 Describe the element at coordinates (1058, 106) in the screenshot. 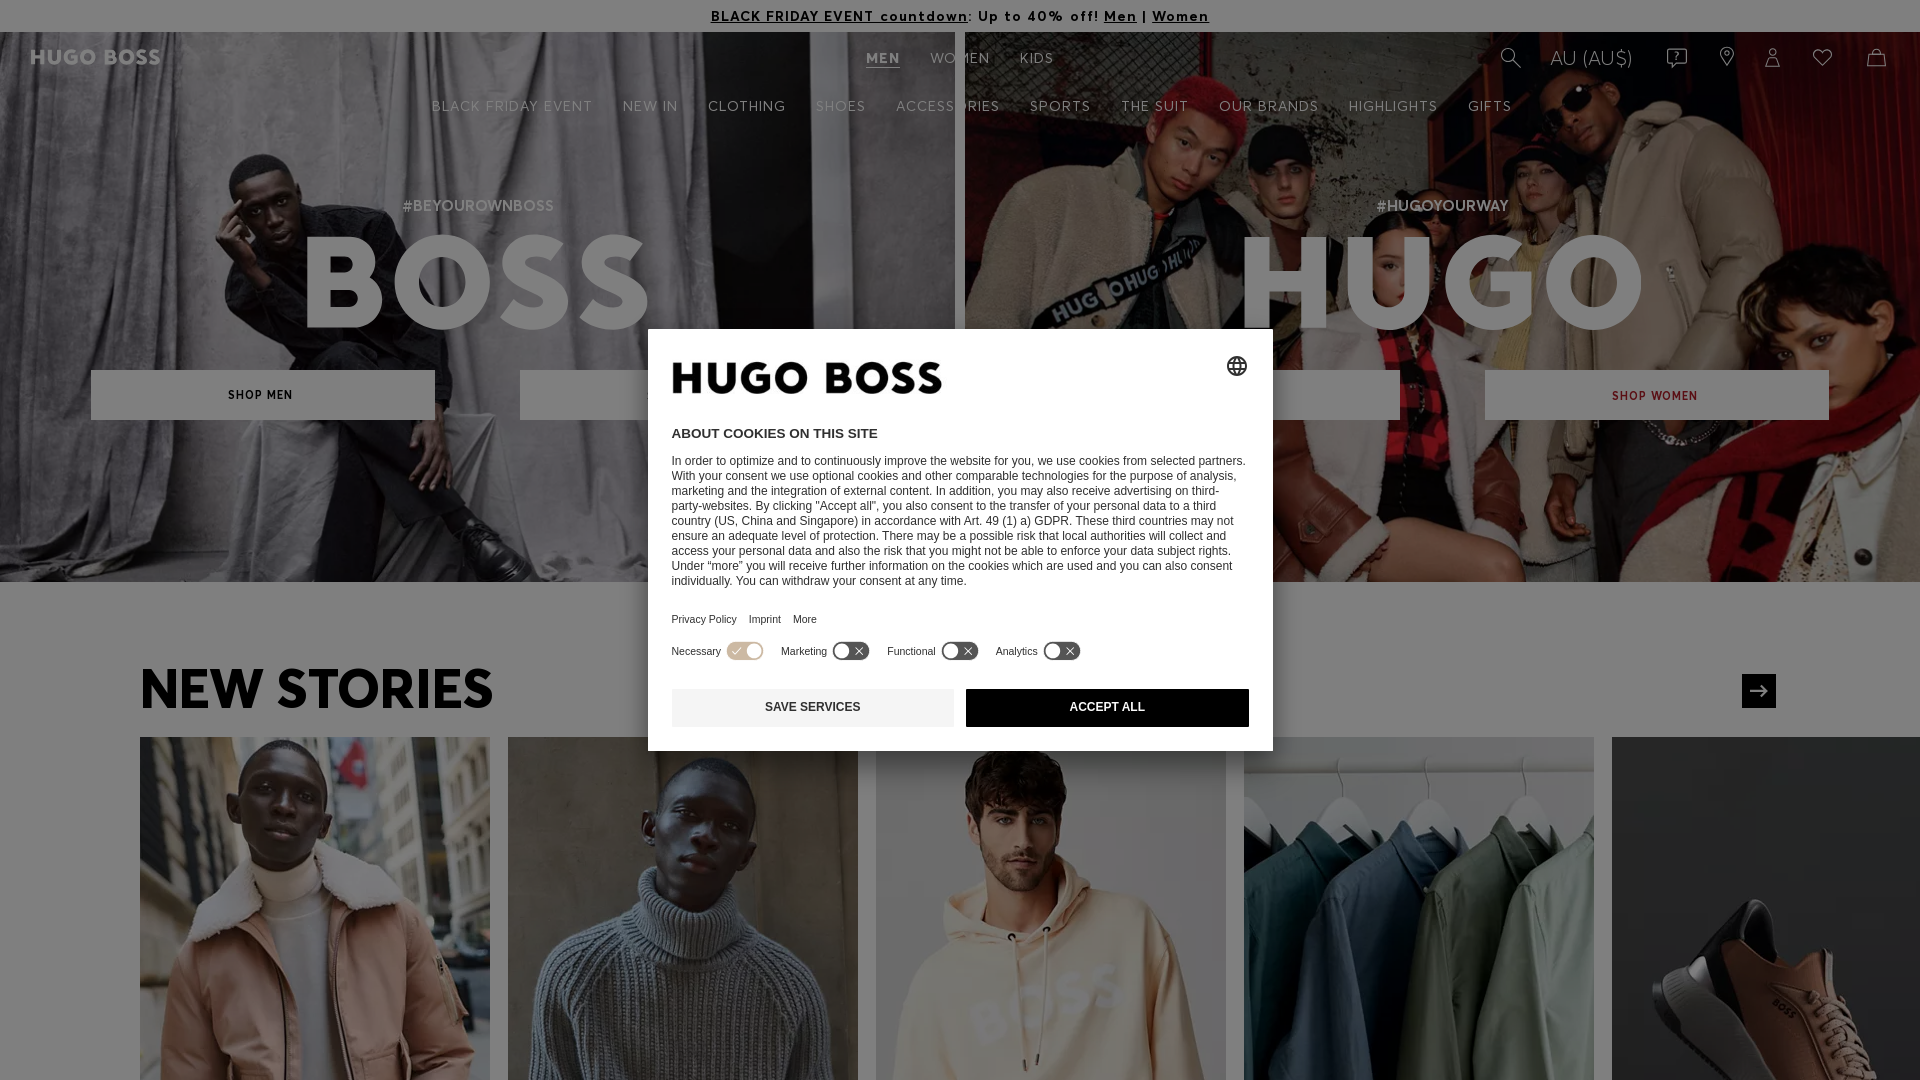

I see `'SPORTS'` at that location.